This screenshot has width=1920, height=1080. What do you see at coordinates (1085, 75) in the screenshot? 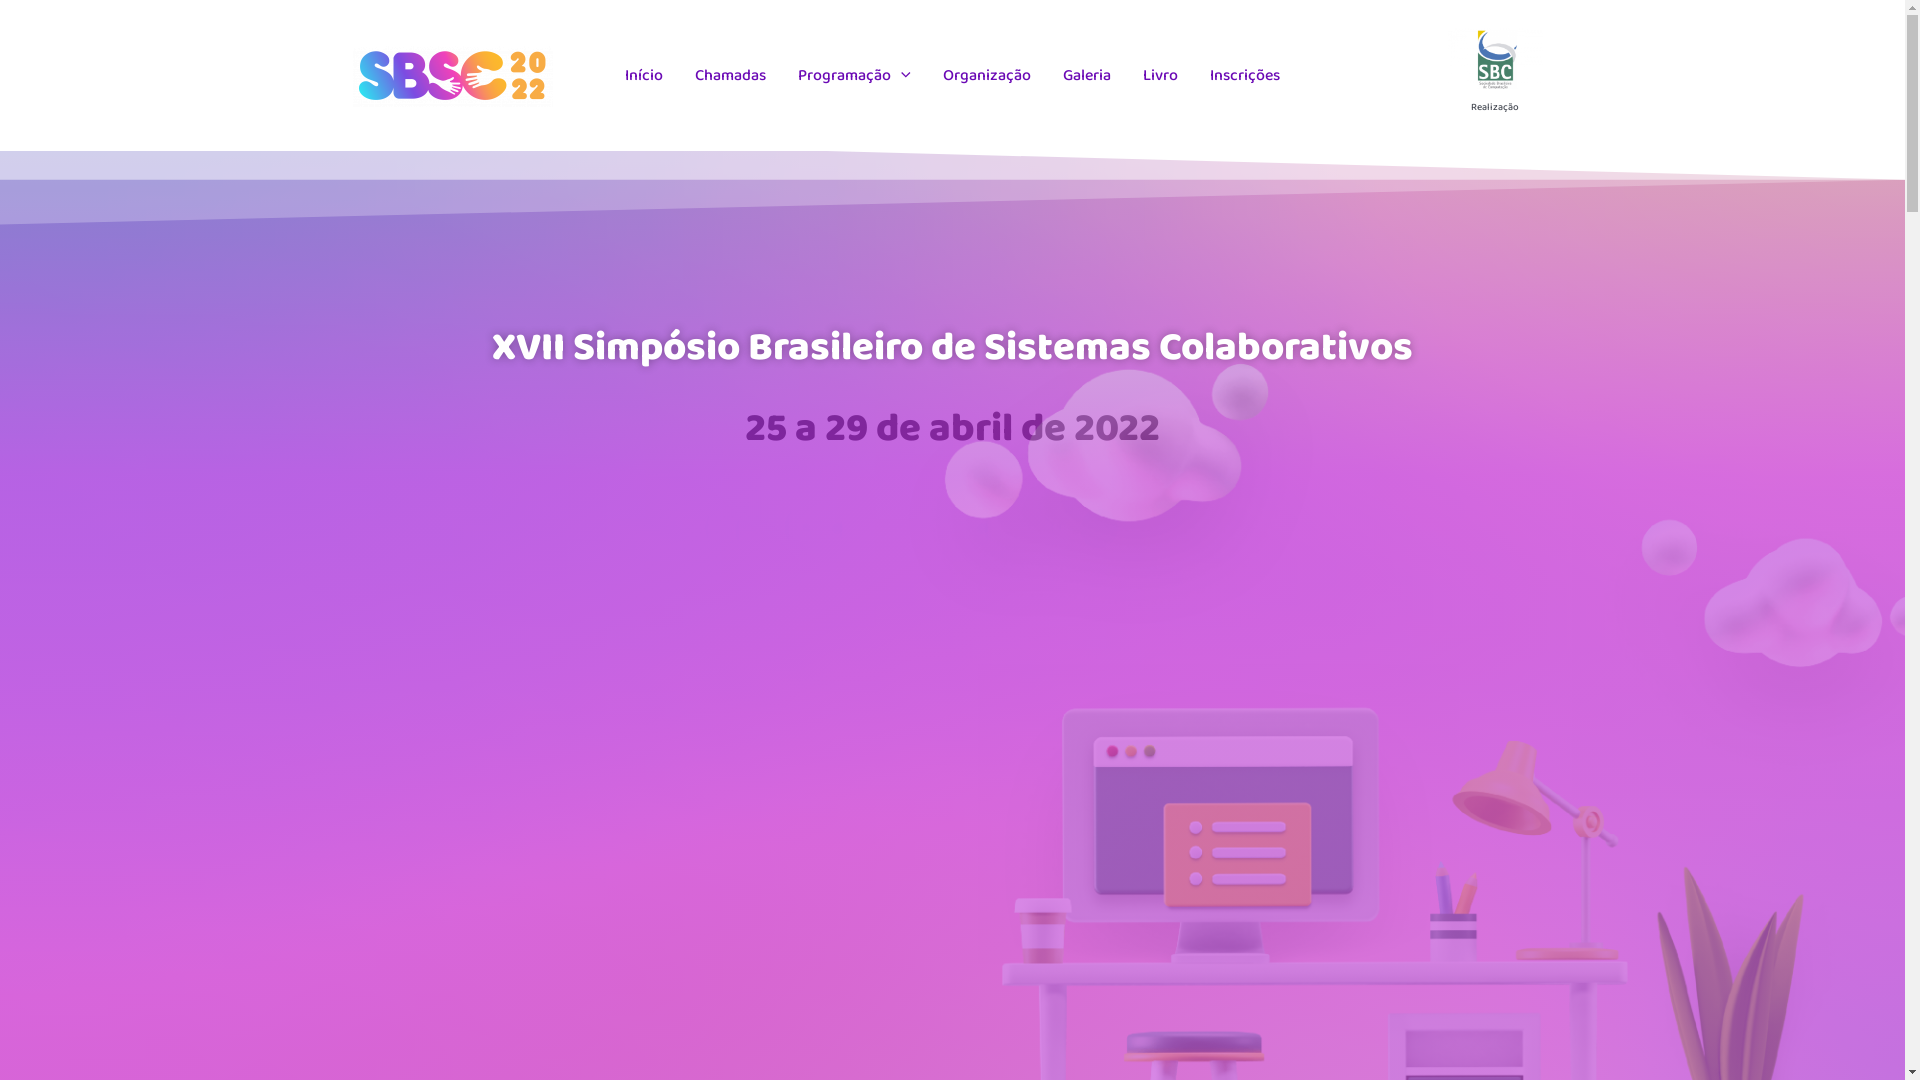
I see `'Galeria'` at bounding box center [1085, 75].